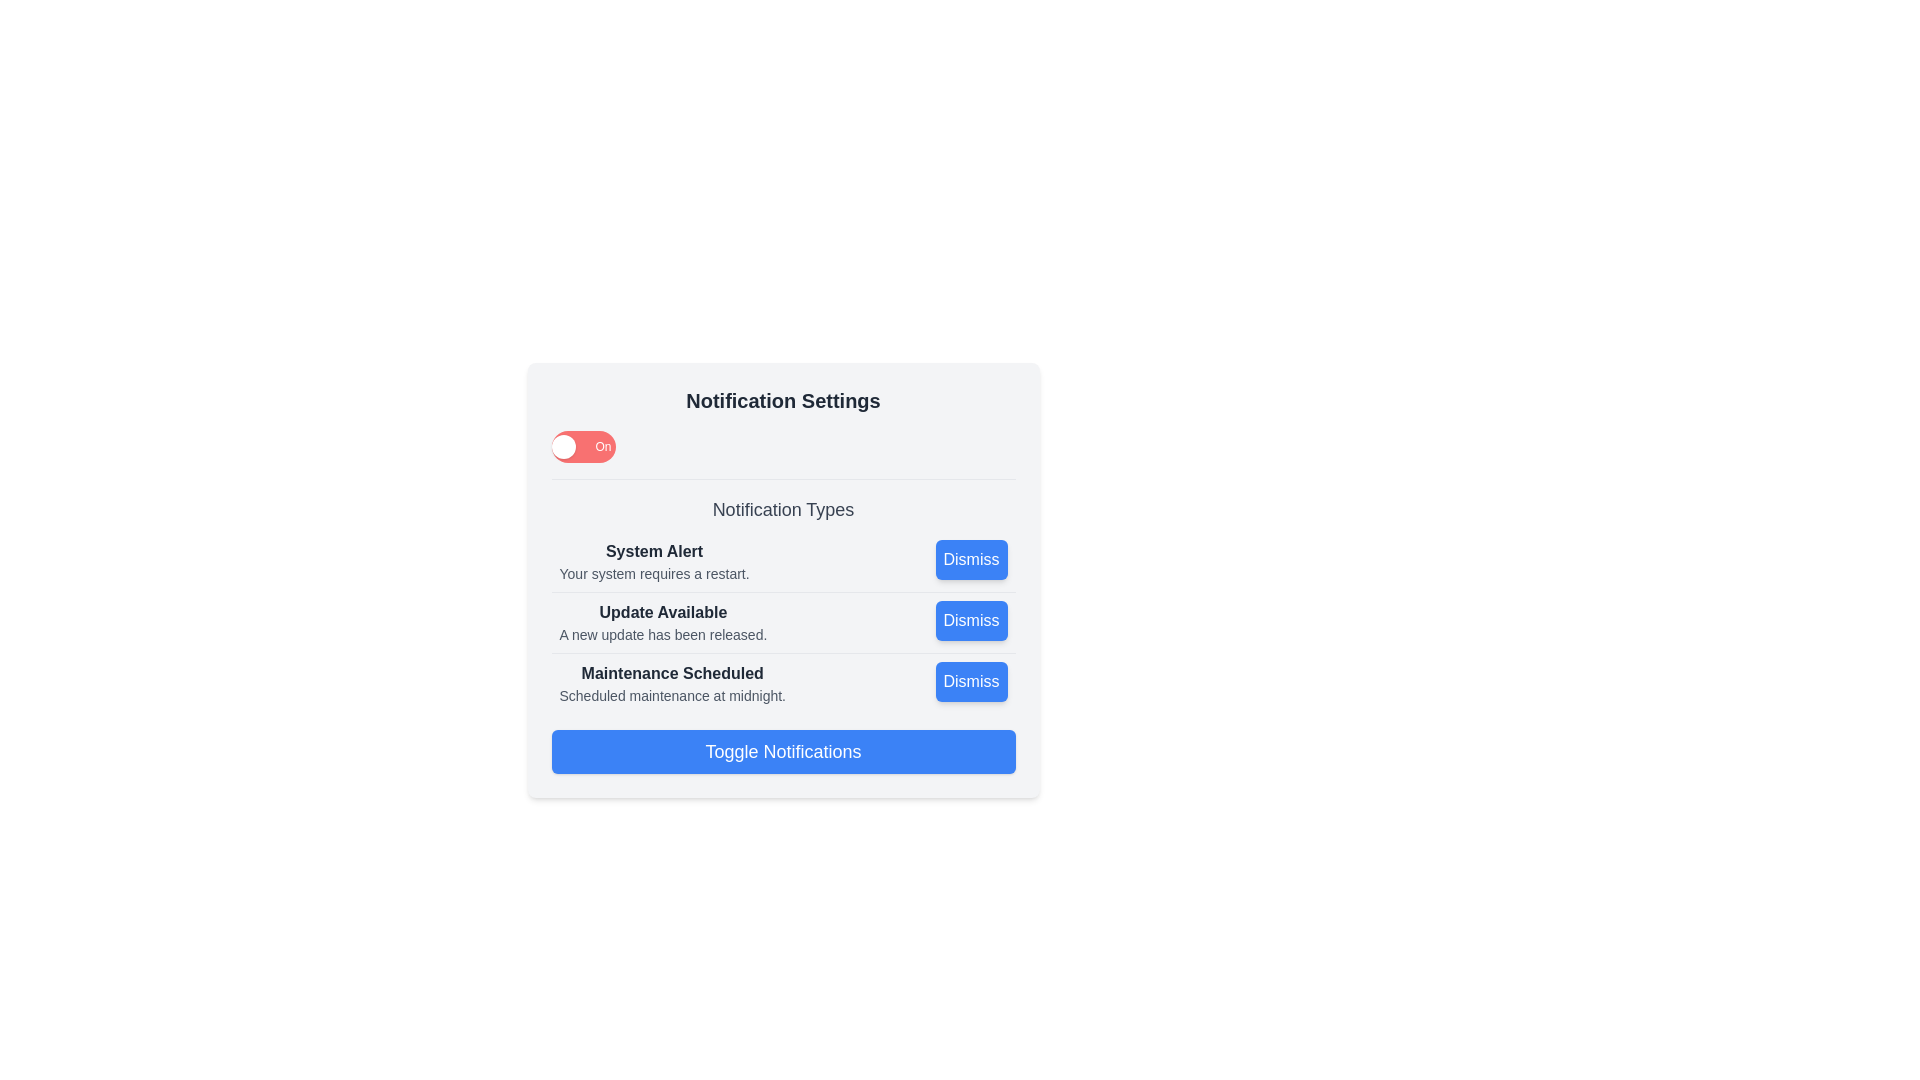 The image size is (1920, 1080). I want to click on static text label displaying the message 'Your system requires a restart.' which is positioned under the title 'System Alert', so click(654, 574).